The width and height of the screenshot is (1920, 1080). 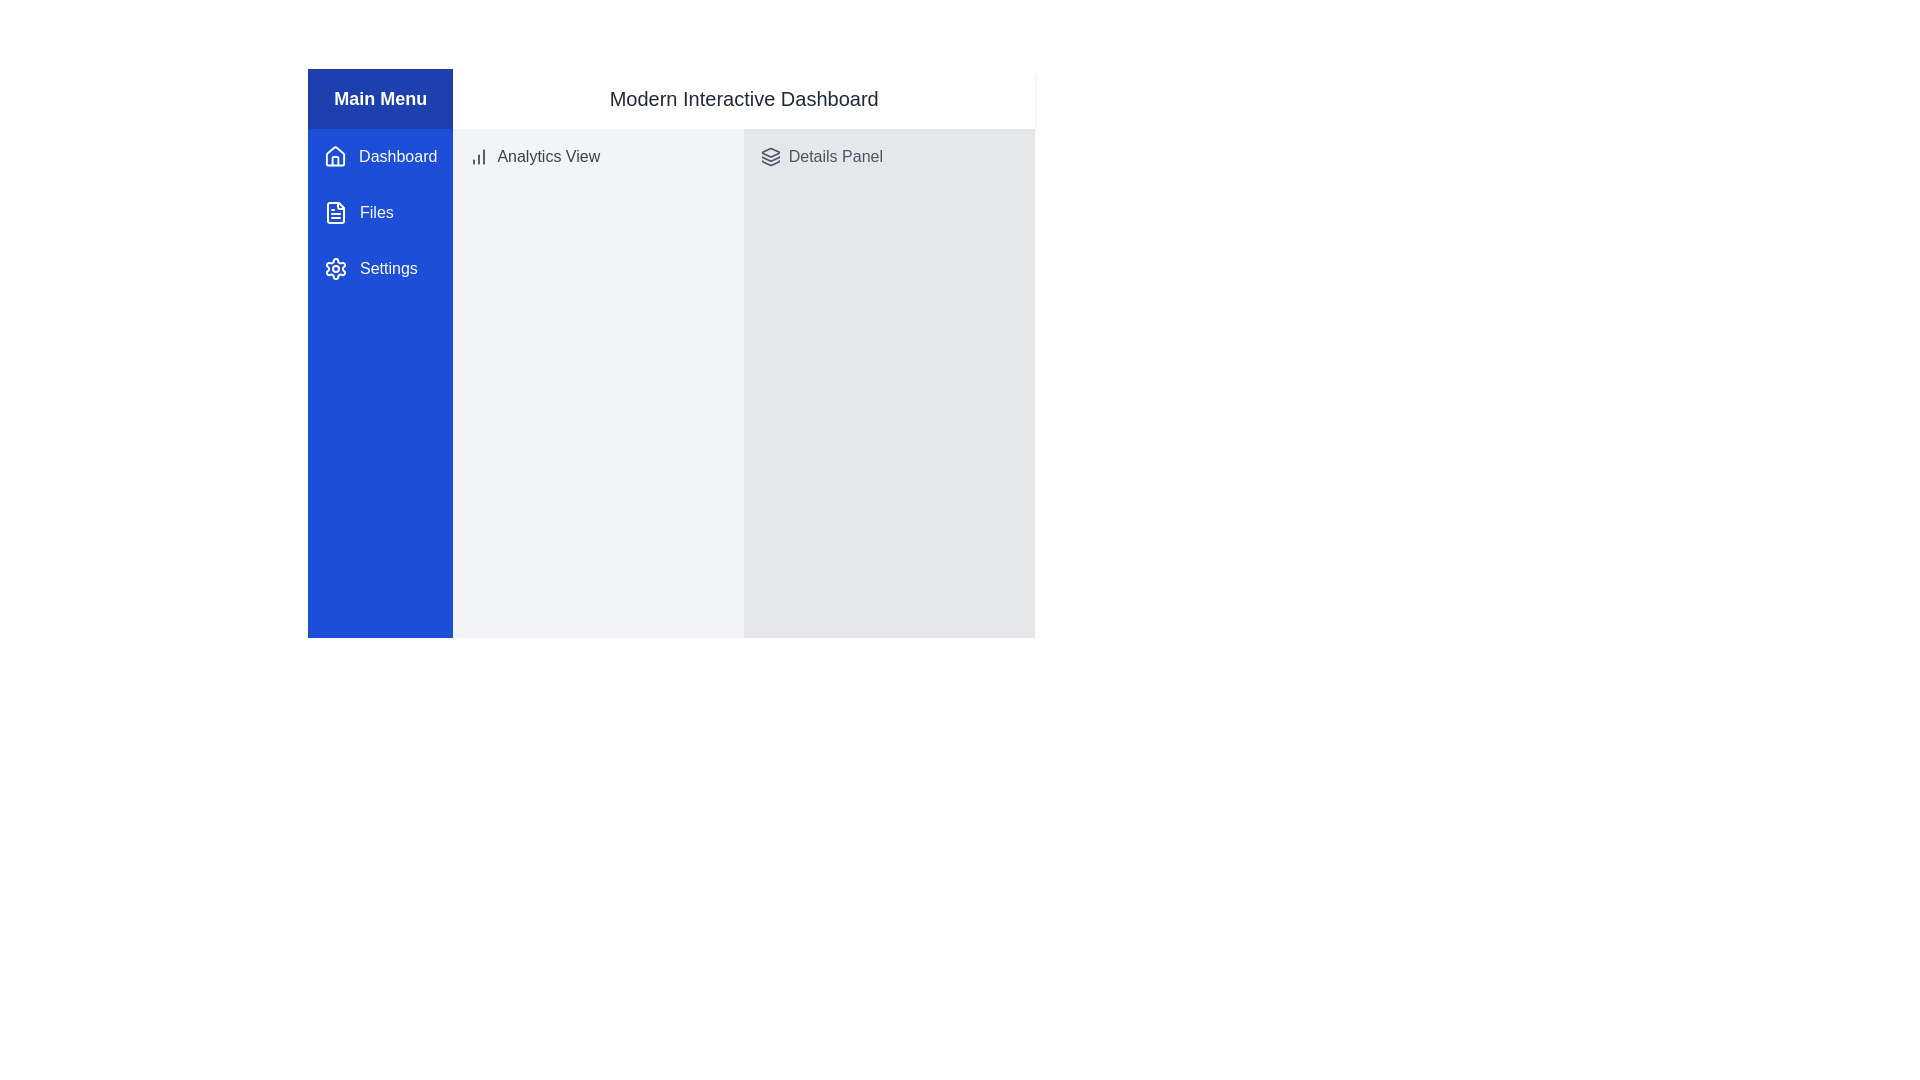 I want to click on the gear icon representing settings located to the left of the text label 'Settings' in the main menu on the left sidebar, so click(x=336, y=268).